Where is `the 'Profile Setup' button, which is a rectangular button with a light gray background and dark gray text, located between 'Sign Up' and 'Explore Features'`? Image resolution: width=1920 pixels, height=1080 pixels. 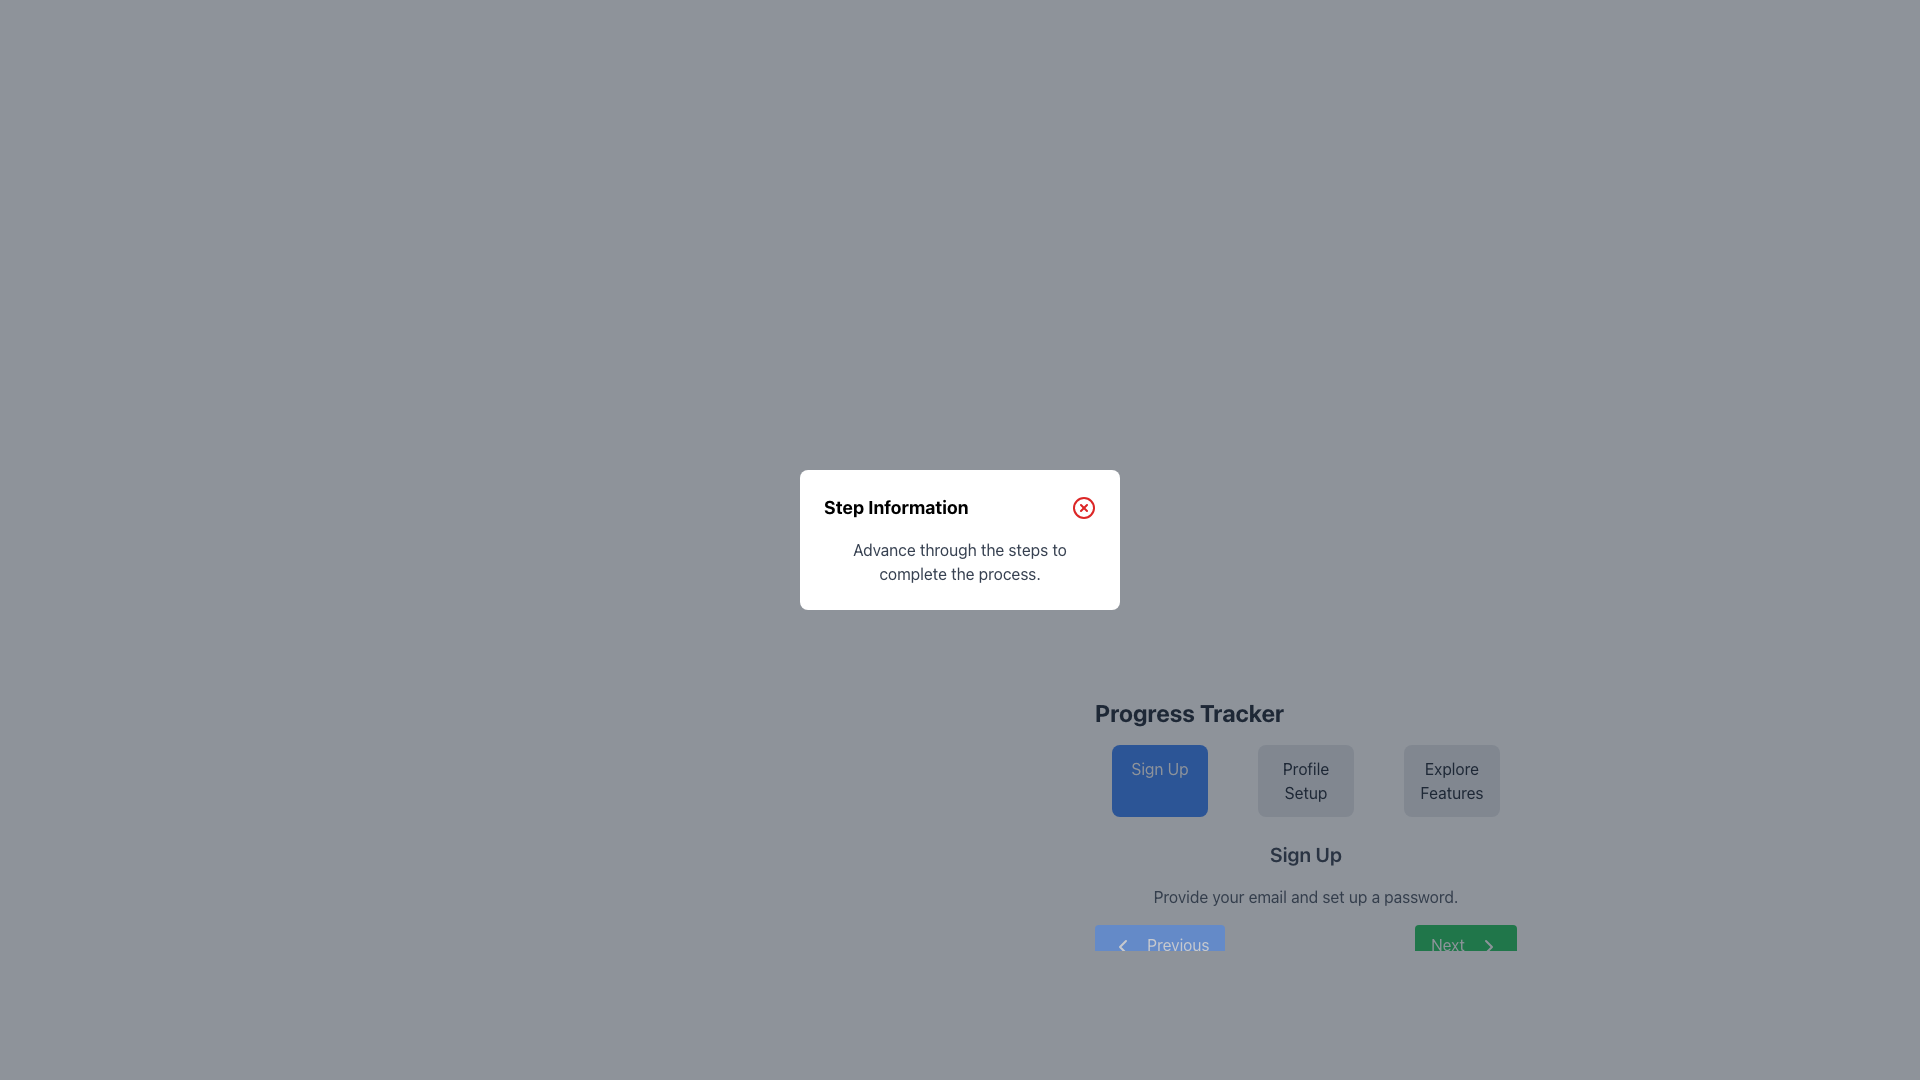 the 'Profile Setup' button, which is a rectangular button with a light gray background and dark gray text, located between 'Sign Up' and 'Explore Features' is located at coordinates (1305, 779).